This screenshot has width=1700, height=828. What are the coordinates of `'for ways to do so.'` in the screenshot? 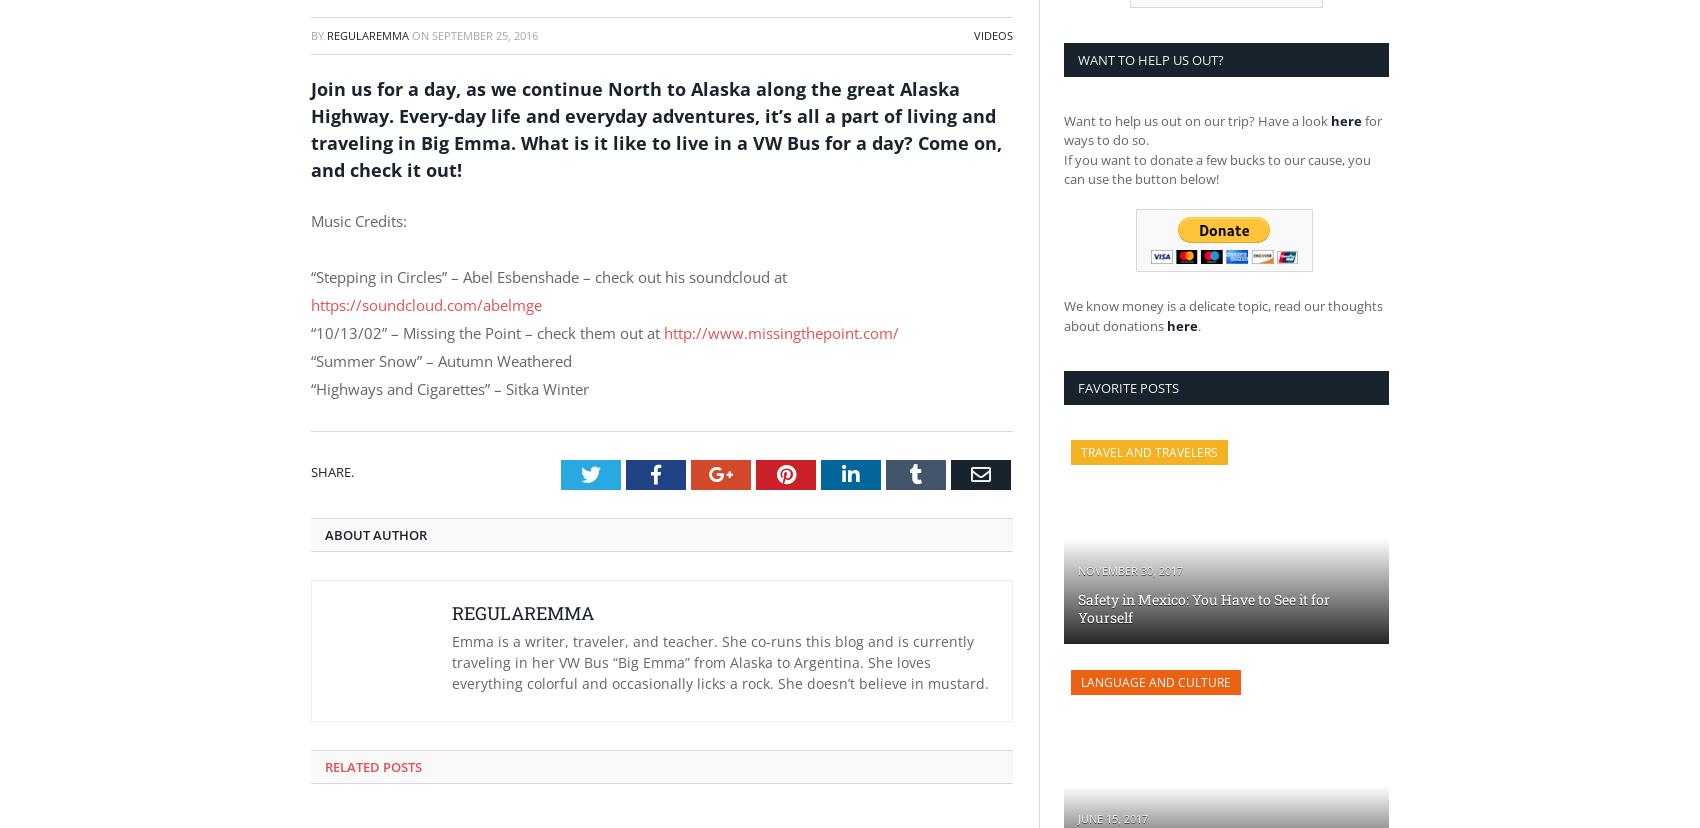 It's located at (1221, 128).